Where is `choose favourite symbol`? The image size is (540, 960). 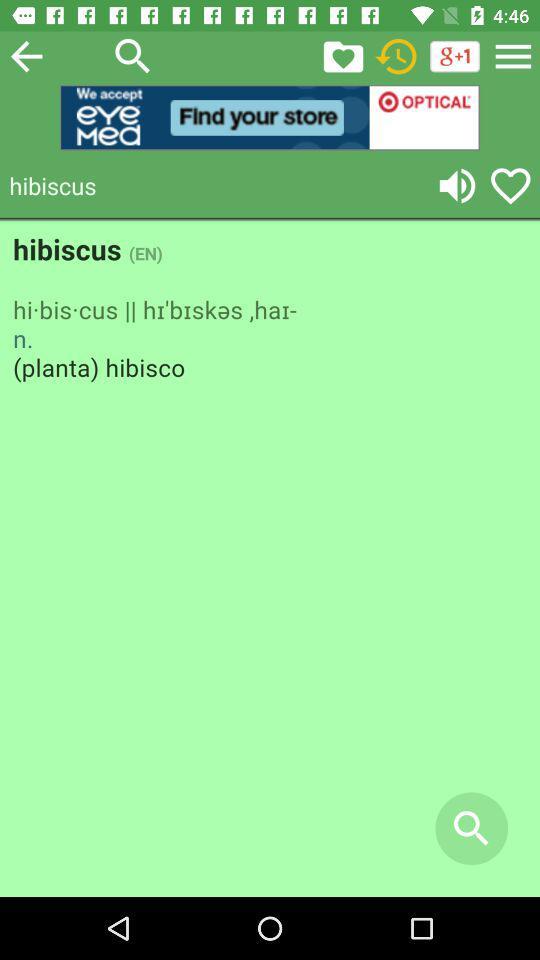 choose favourite symbol is located at coordinates (510, 185).